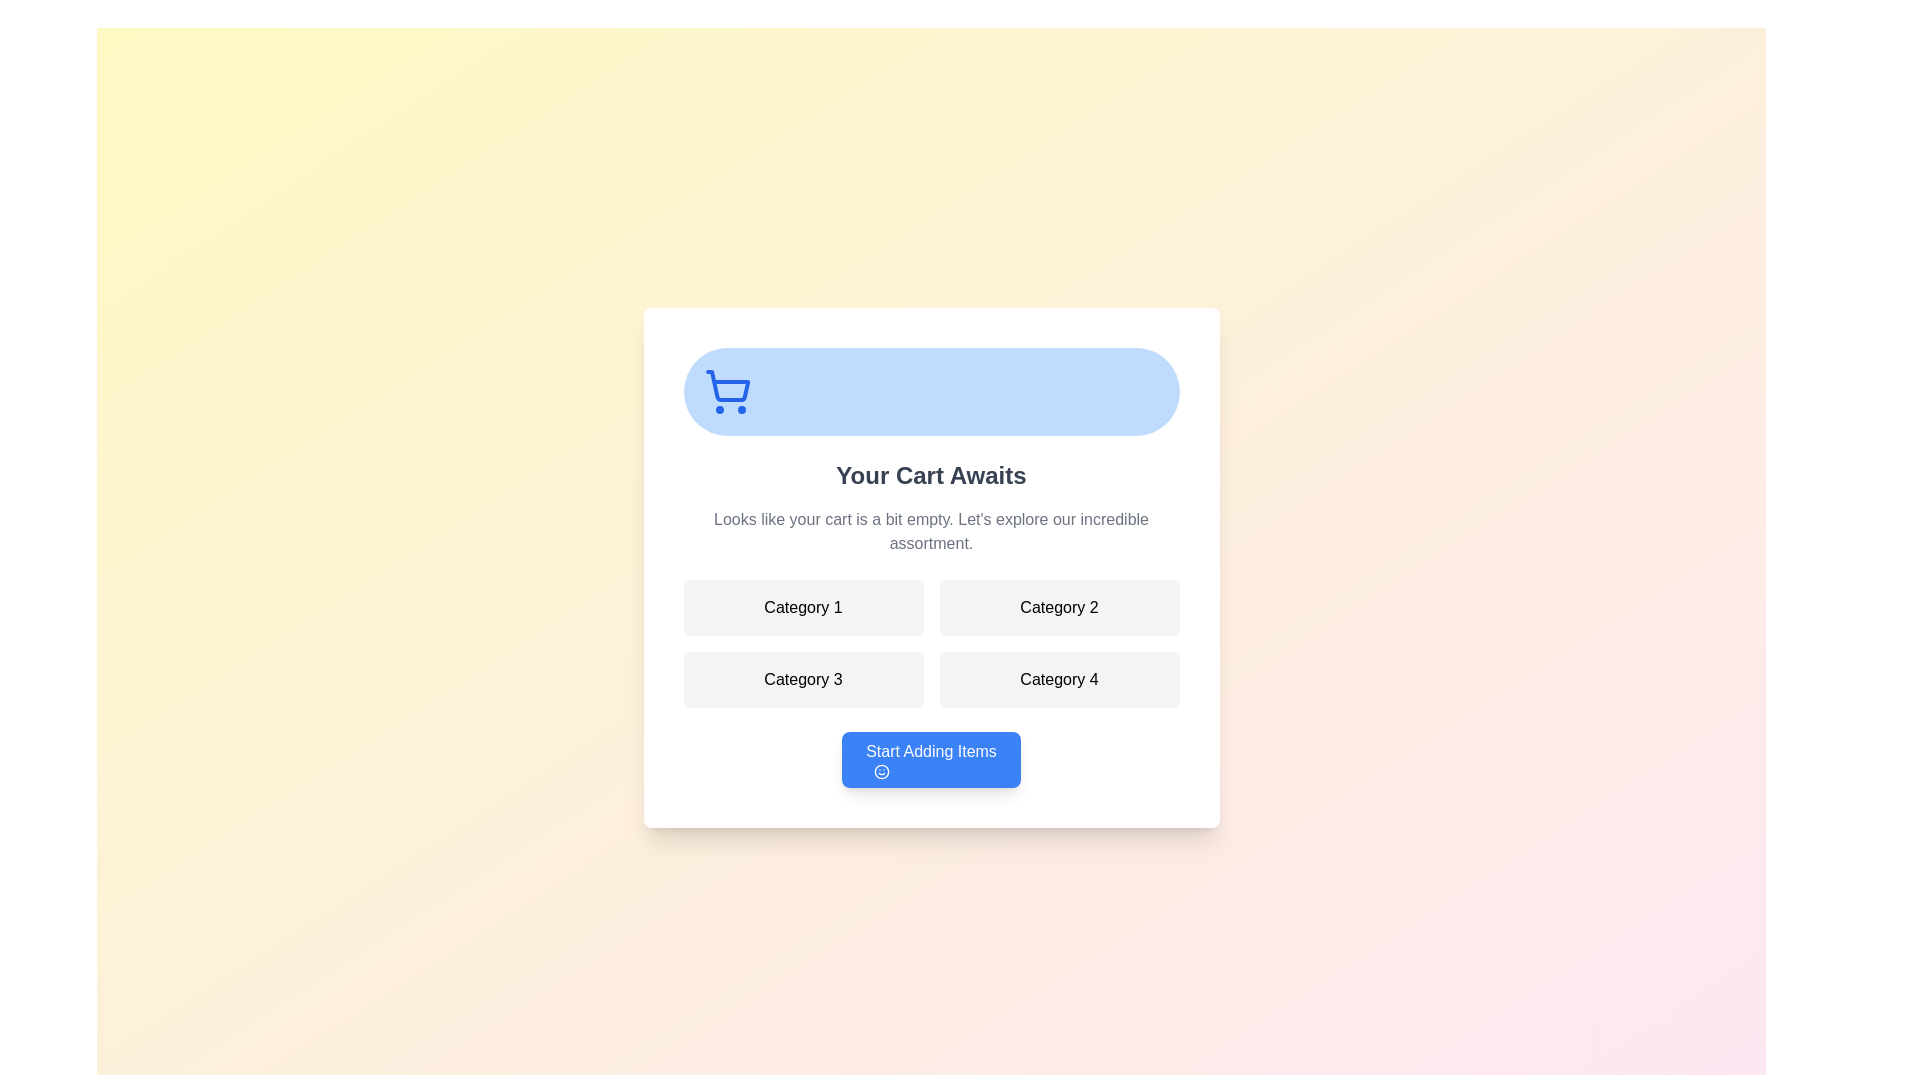  What do you see at coordinates (1058, 678) in the screenshot?
I see `the rectangular button with a light gray background and black text reading 'Category 4' located in the lower-right corner of the category button grid` at bounding box center [1058, 678].